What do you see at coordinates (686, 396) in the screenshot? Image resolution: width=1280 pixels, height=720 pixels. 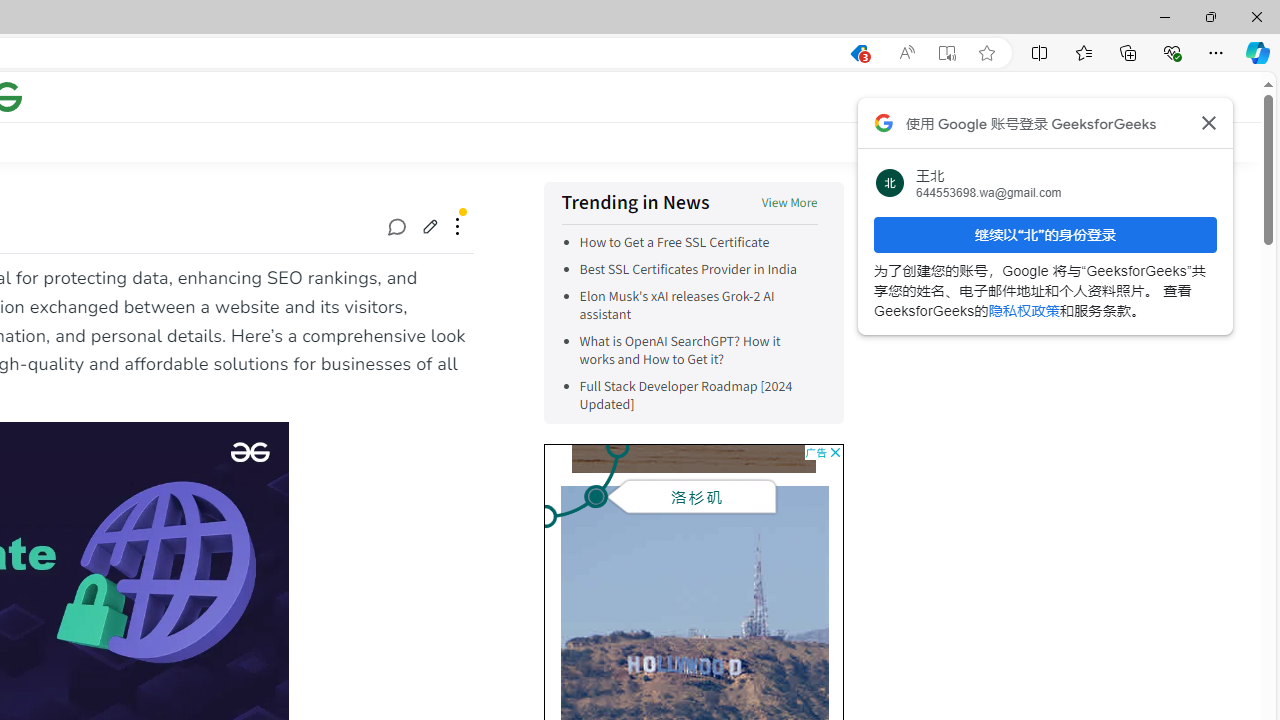 I see `'Full Stack Developer Roadmap [2024 Updated]'` at bounding box center [686, 396].